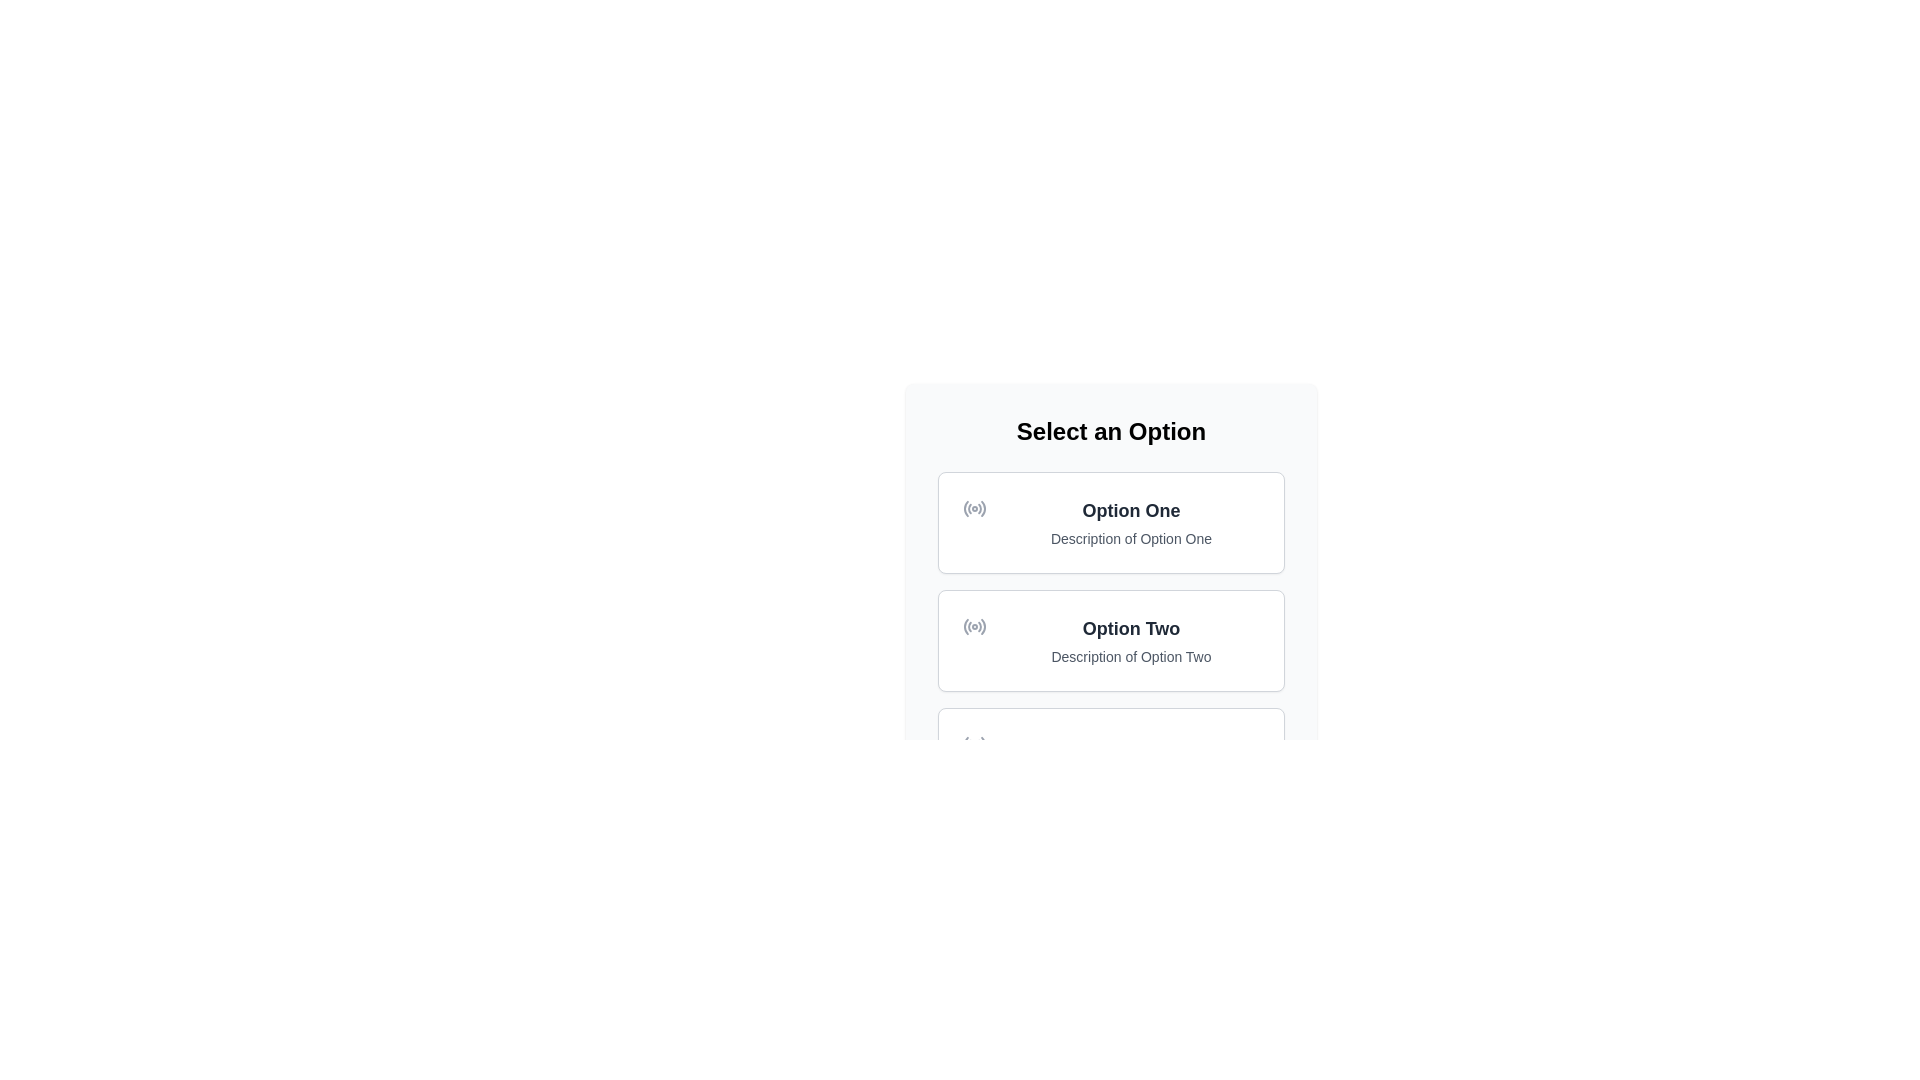 Image resolution: width=1920 pixels, height=1080 pixels. Describe the element at coordinates (1131, 640) in the screenshot. I see `text content of the display labeled 'Option Two', which includes a header in bold dark text and a smaller descriptor below it` at that location.